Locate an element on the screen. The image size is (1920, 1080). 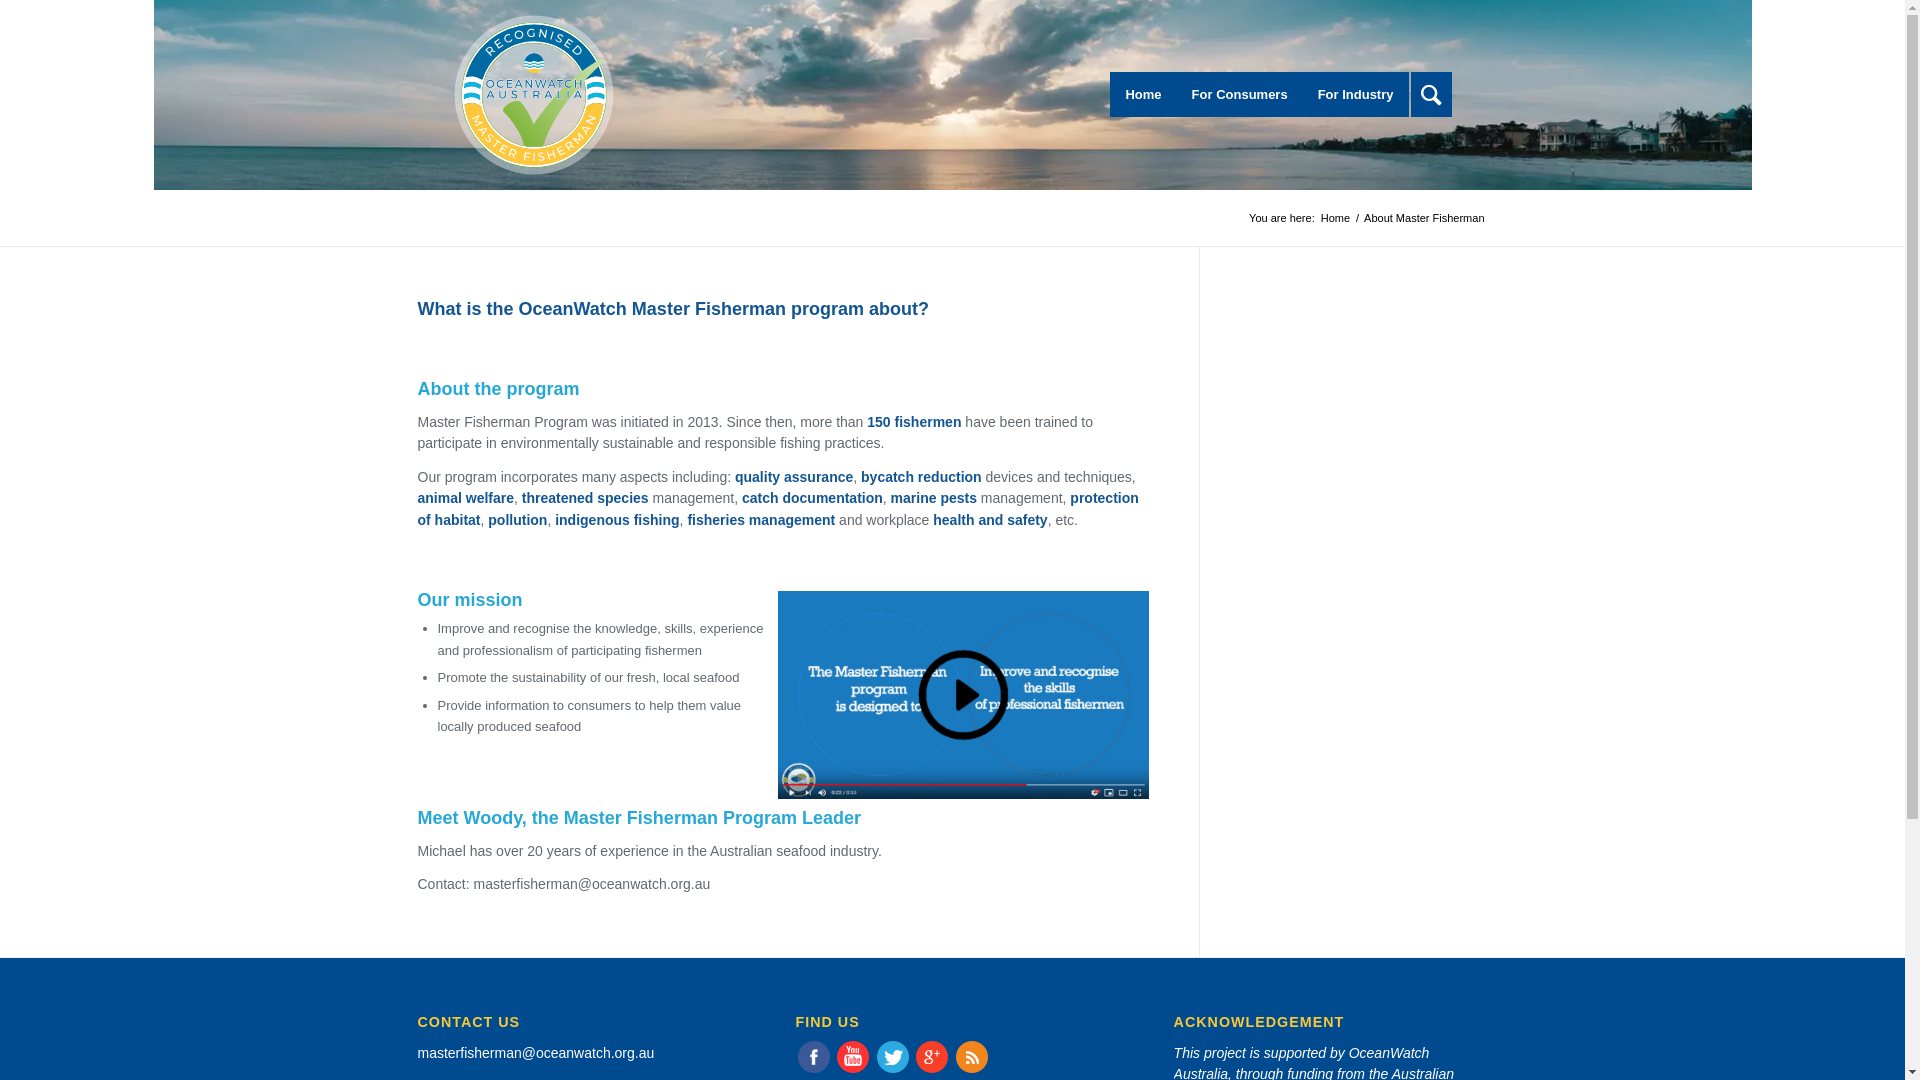
'Home' is located at coordinates (1318, 218).